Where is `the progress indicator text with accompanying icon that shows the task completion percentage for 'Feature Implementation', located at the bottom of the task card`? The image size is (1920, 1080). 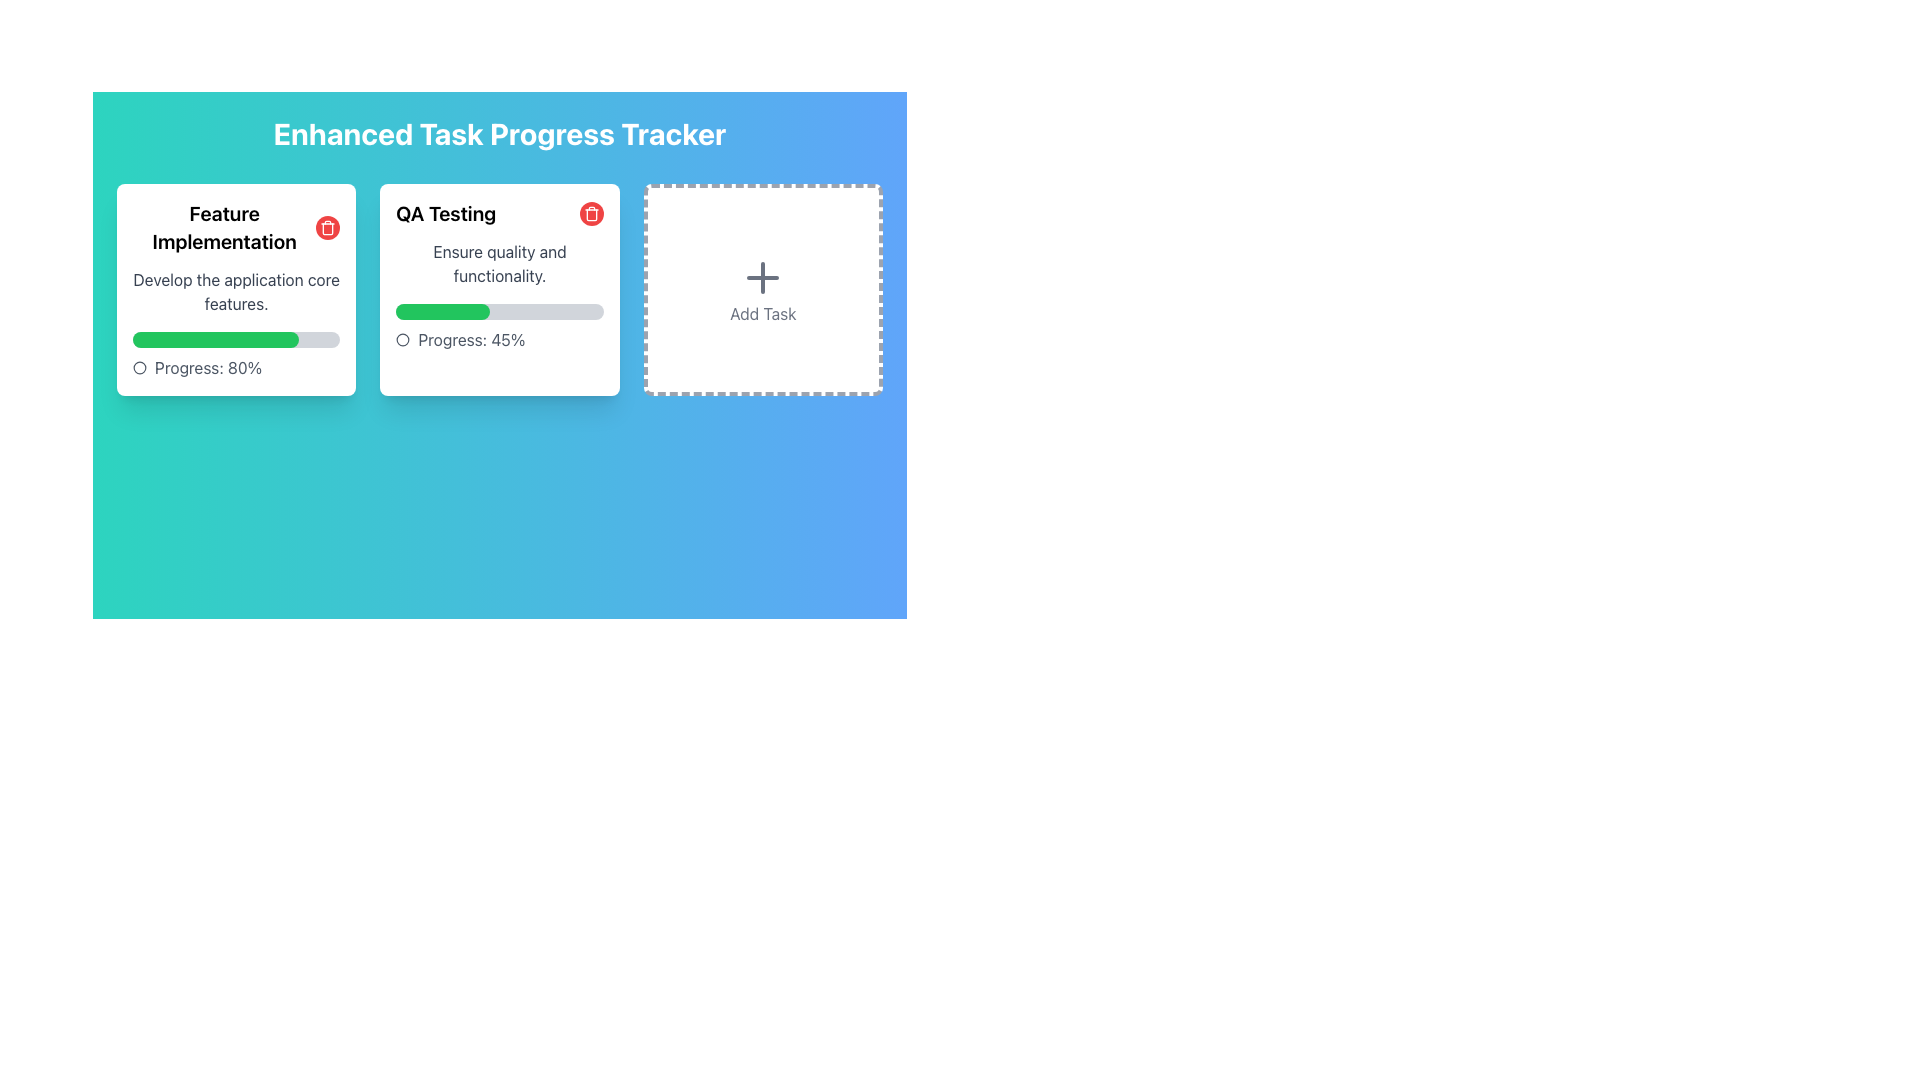
the progress indicator text with accompanying icon that shows the task completion percentage for 'Feature Implementation', located at the bottom of the task card is located at coordinates (236, 367).